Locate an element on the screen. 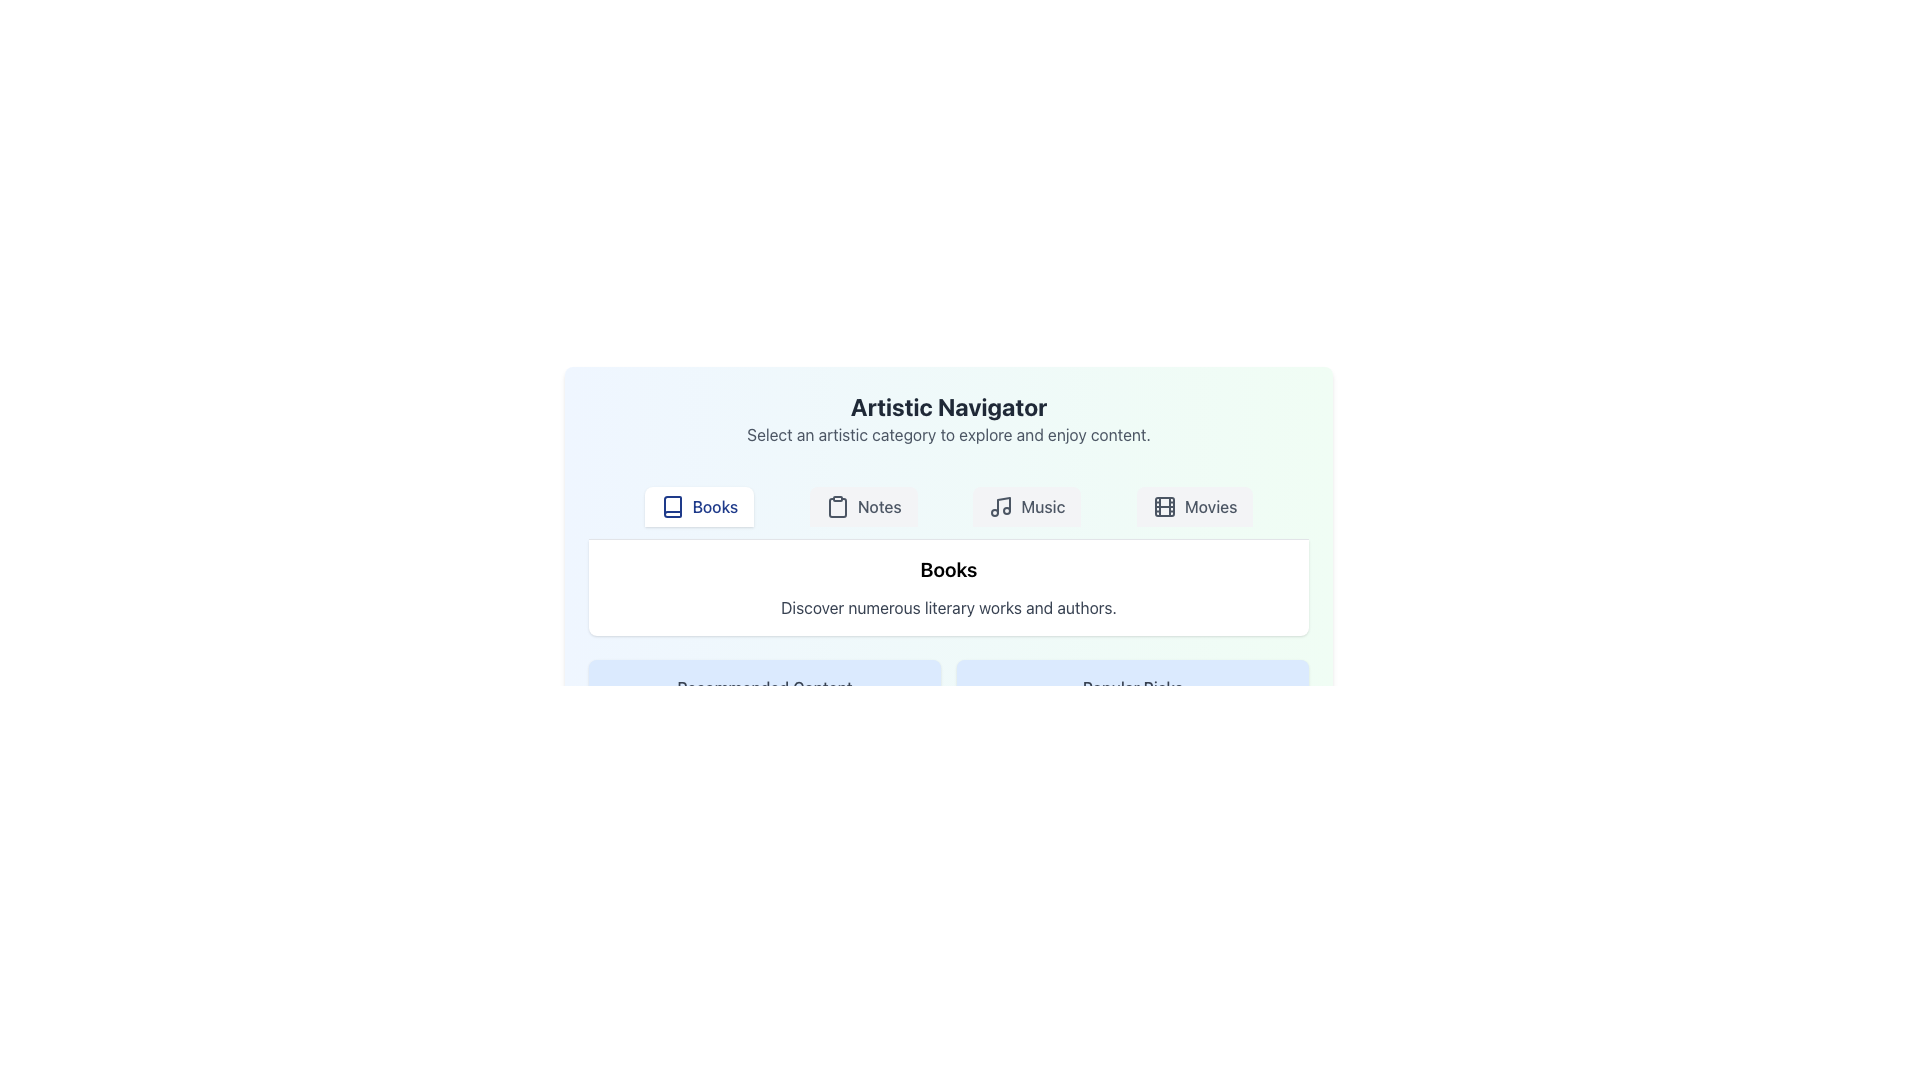 This screenshot has width=1920, height=1080. the clipboard icon in the 'Notes' tab to switch tabs is located at coordinates (837, 505).